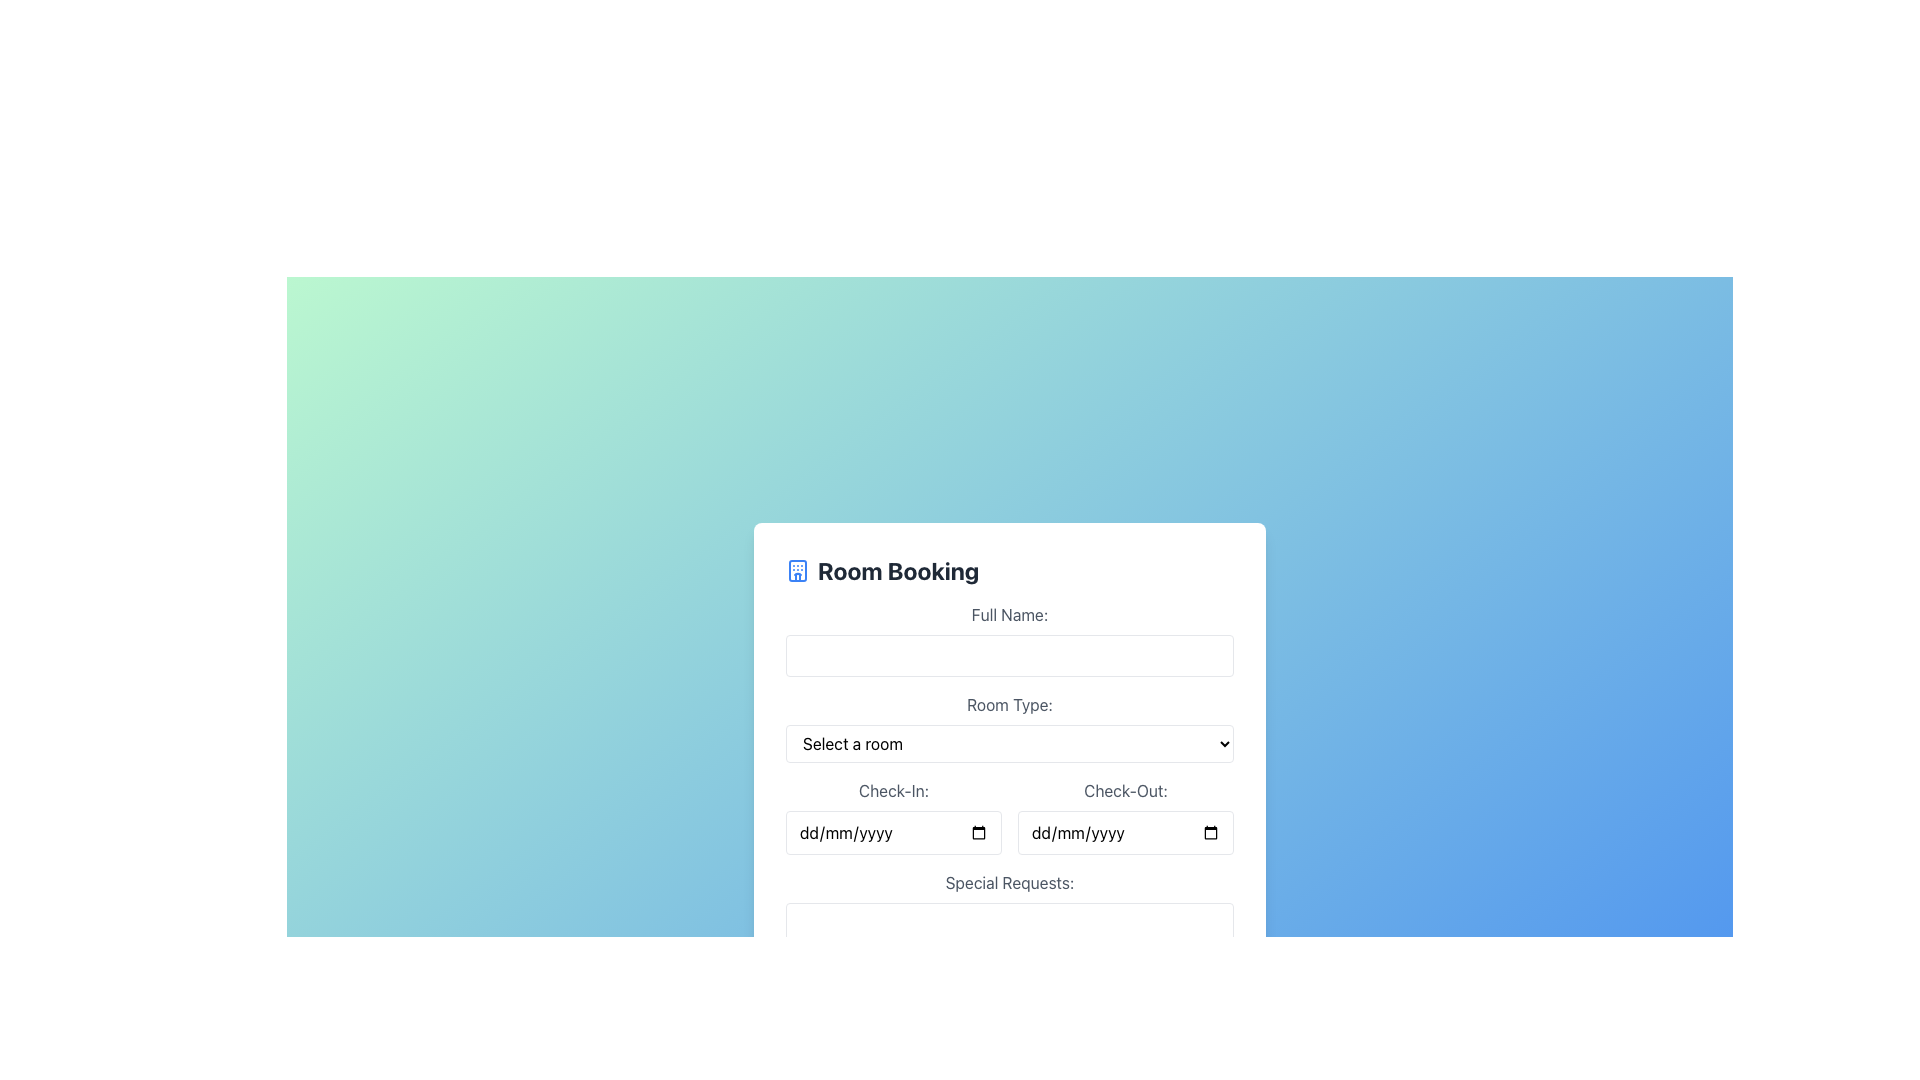 This screenshot has width=1920, height=1080. I want to click on the date input field for selecting the check-out date in the Room Booking form, so click(1126, 817).